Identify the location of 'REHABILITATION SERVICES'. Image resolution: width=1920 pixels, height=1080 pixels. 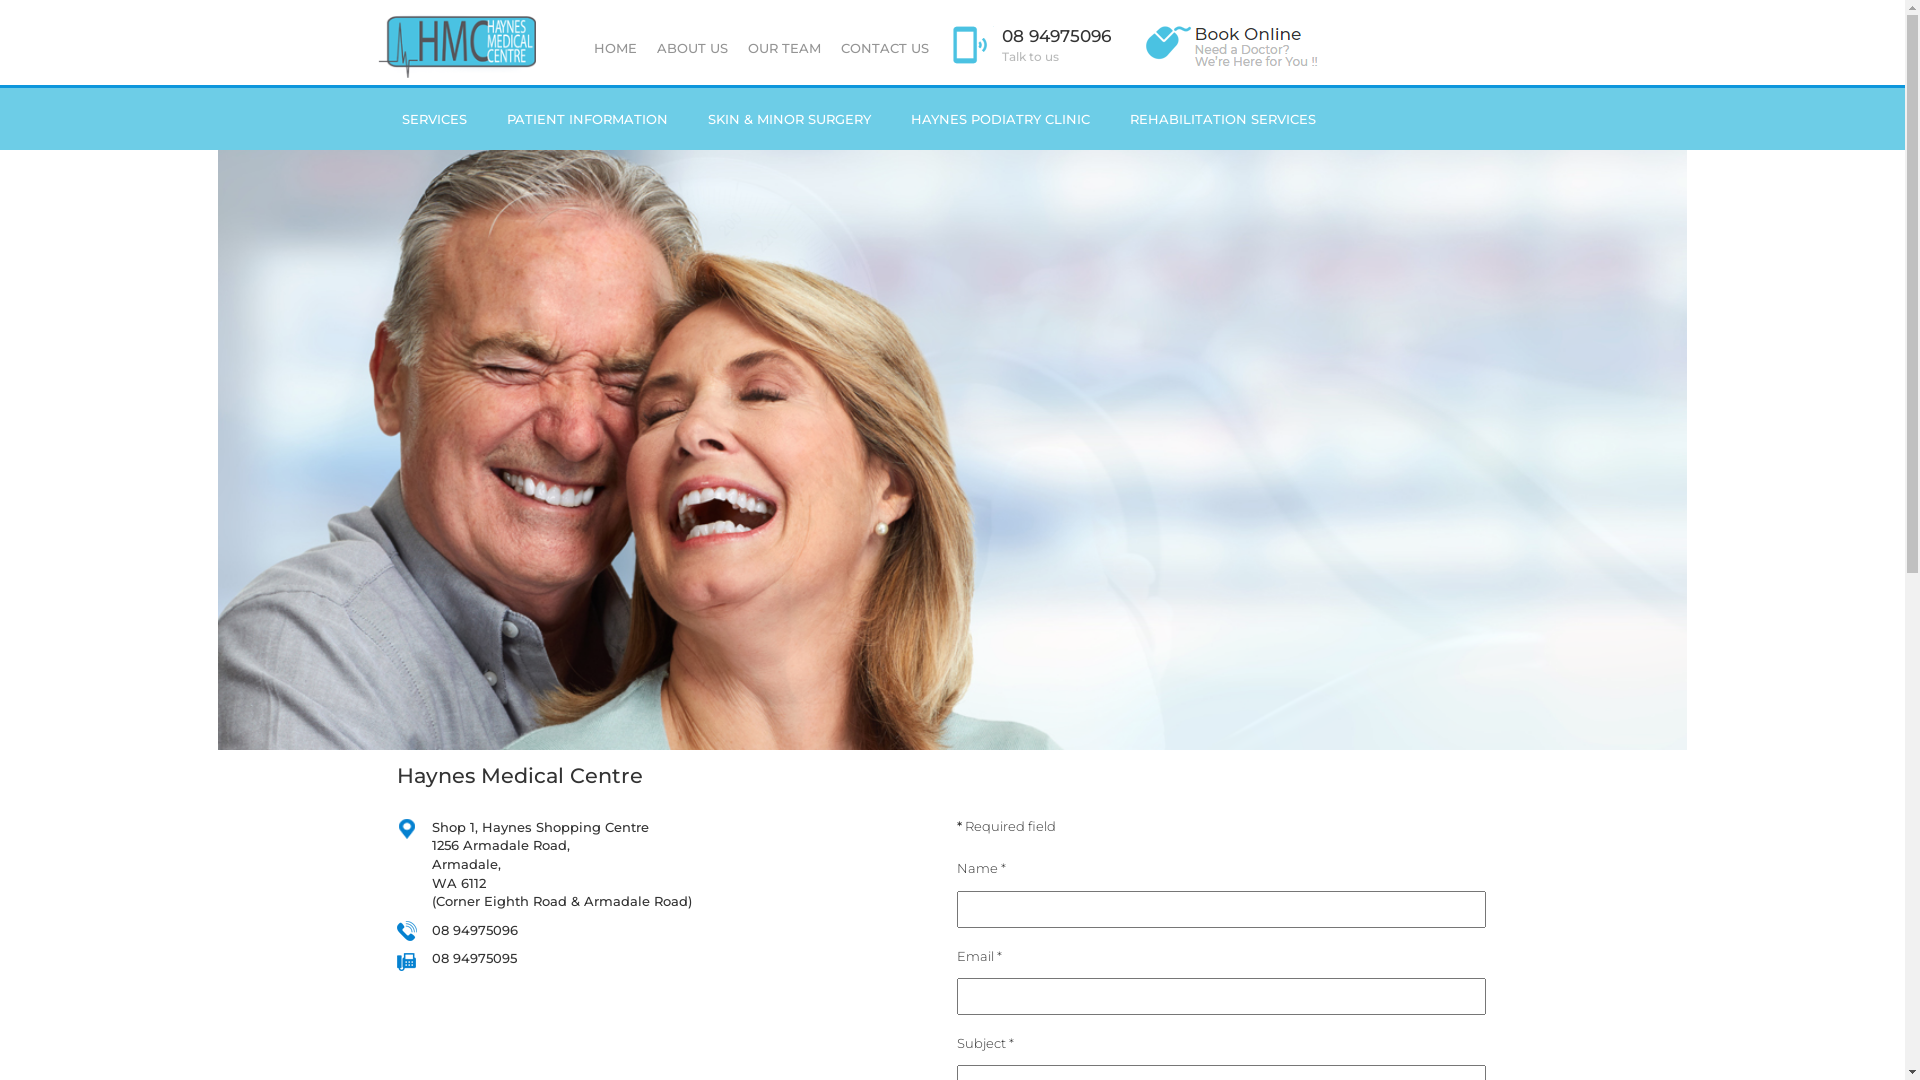
(1222, 119).